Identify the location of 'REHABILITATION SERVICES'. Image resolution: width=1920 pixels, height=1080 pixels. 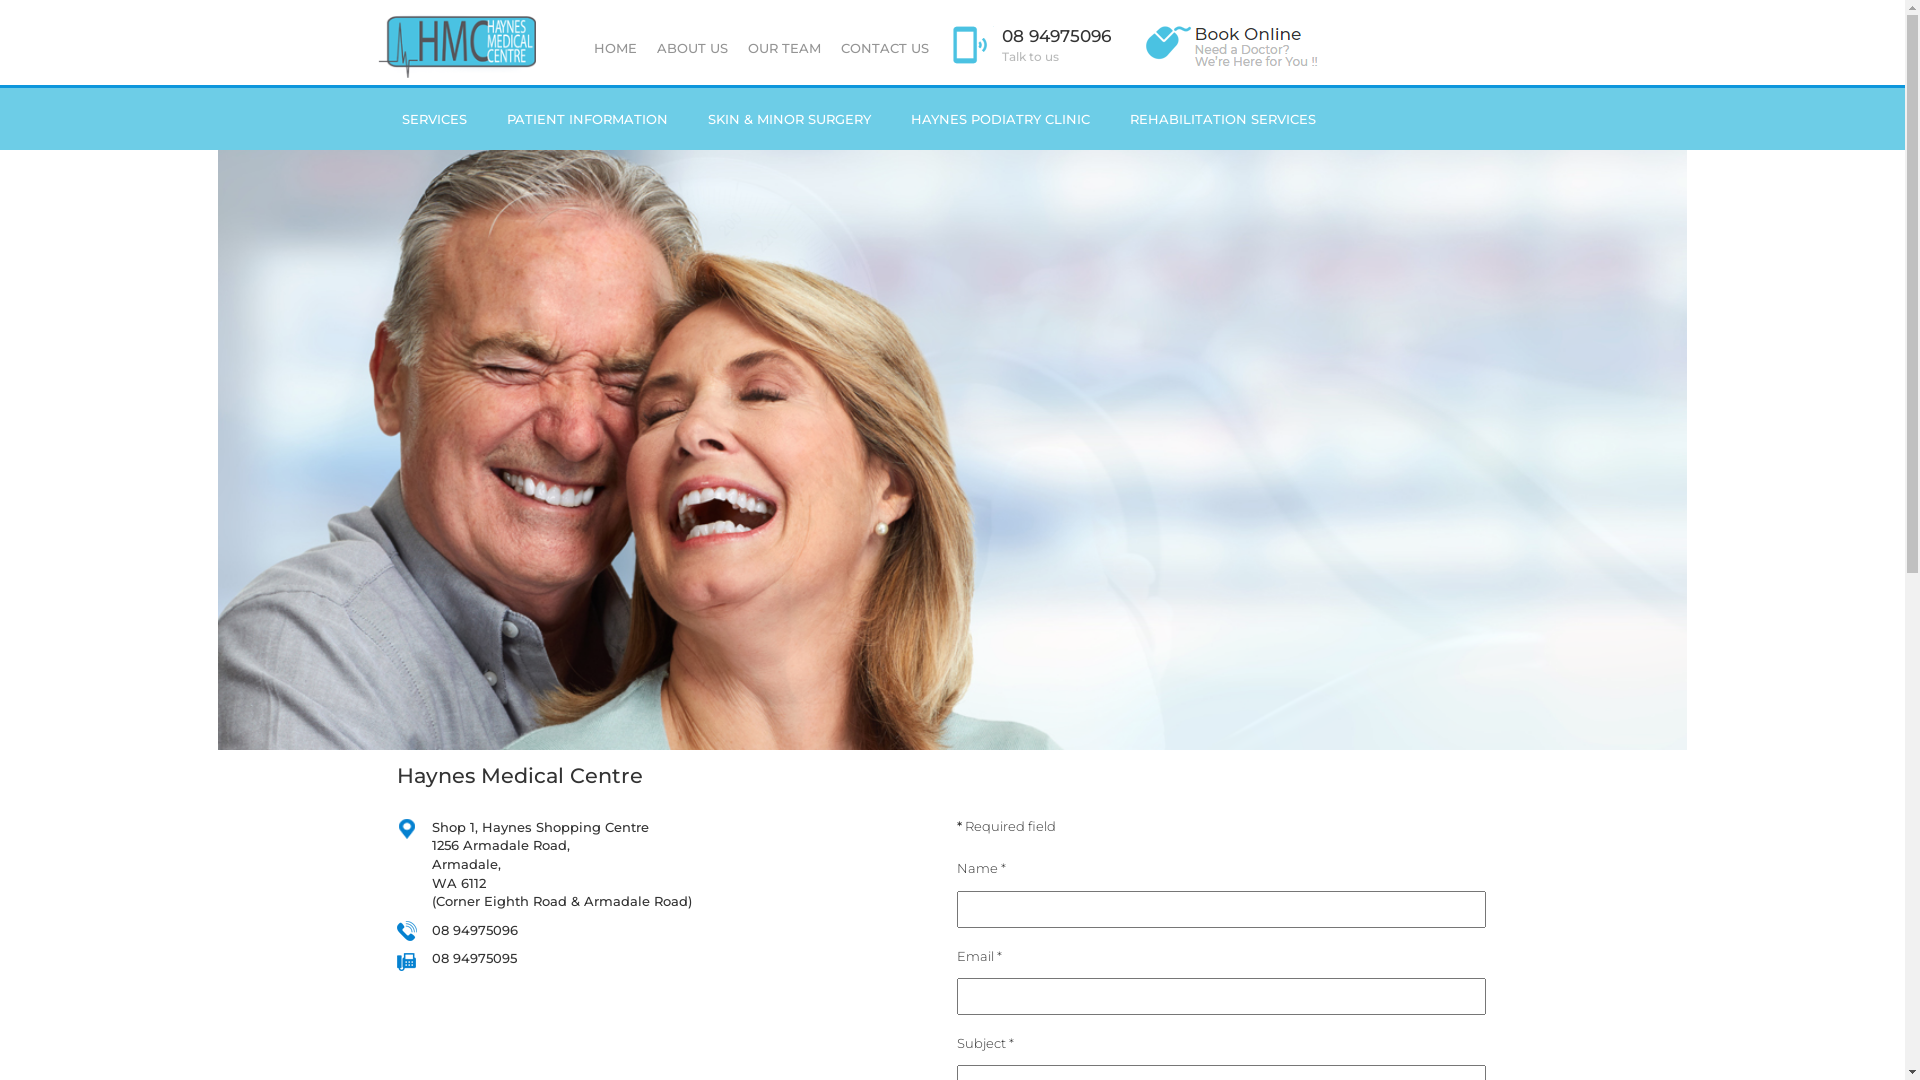
(1222, 119).